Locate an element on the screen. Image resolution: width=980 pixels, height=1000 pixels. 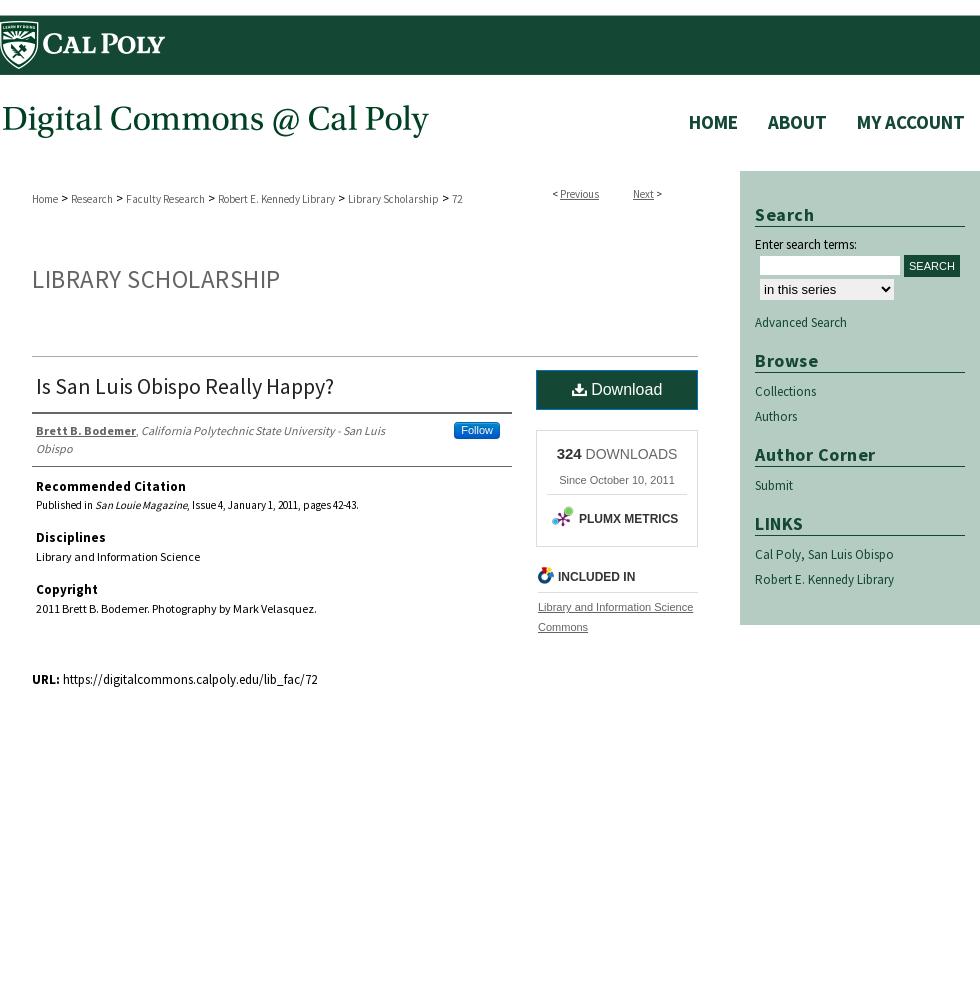
'Brett B. Bodemer' is located at coordinates (35, 429).